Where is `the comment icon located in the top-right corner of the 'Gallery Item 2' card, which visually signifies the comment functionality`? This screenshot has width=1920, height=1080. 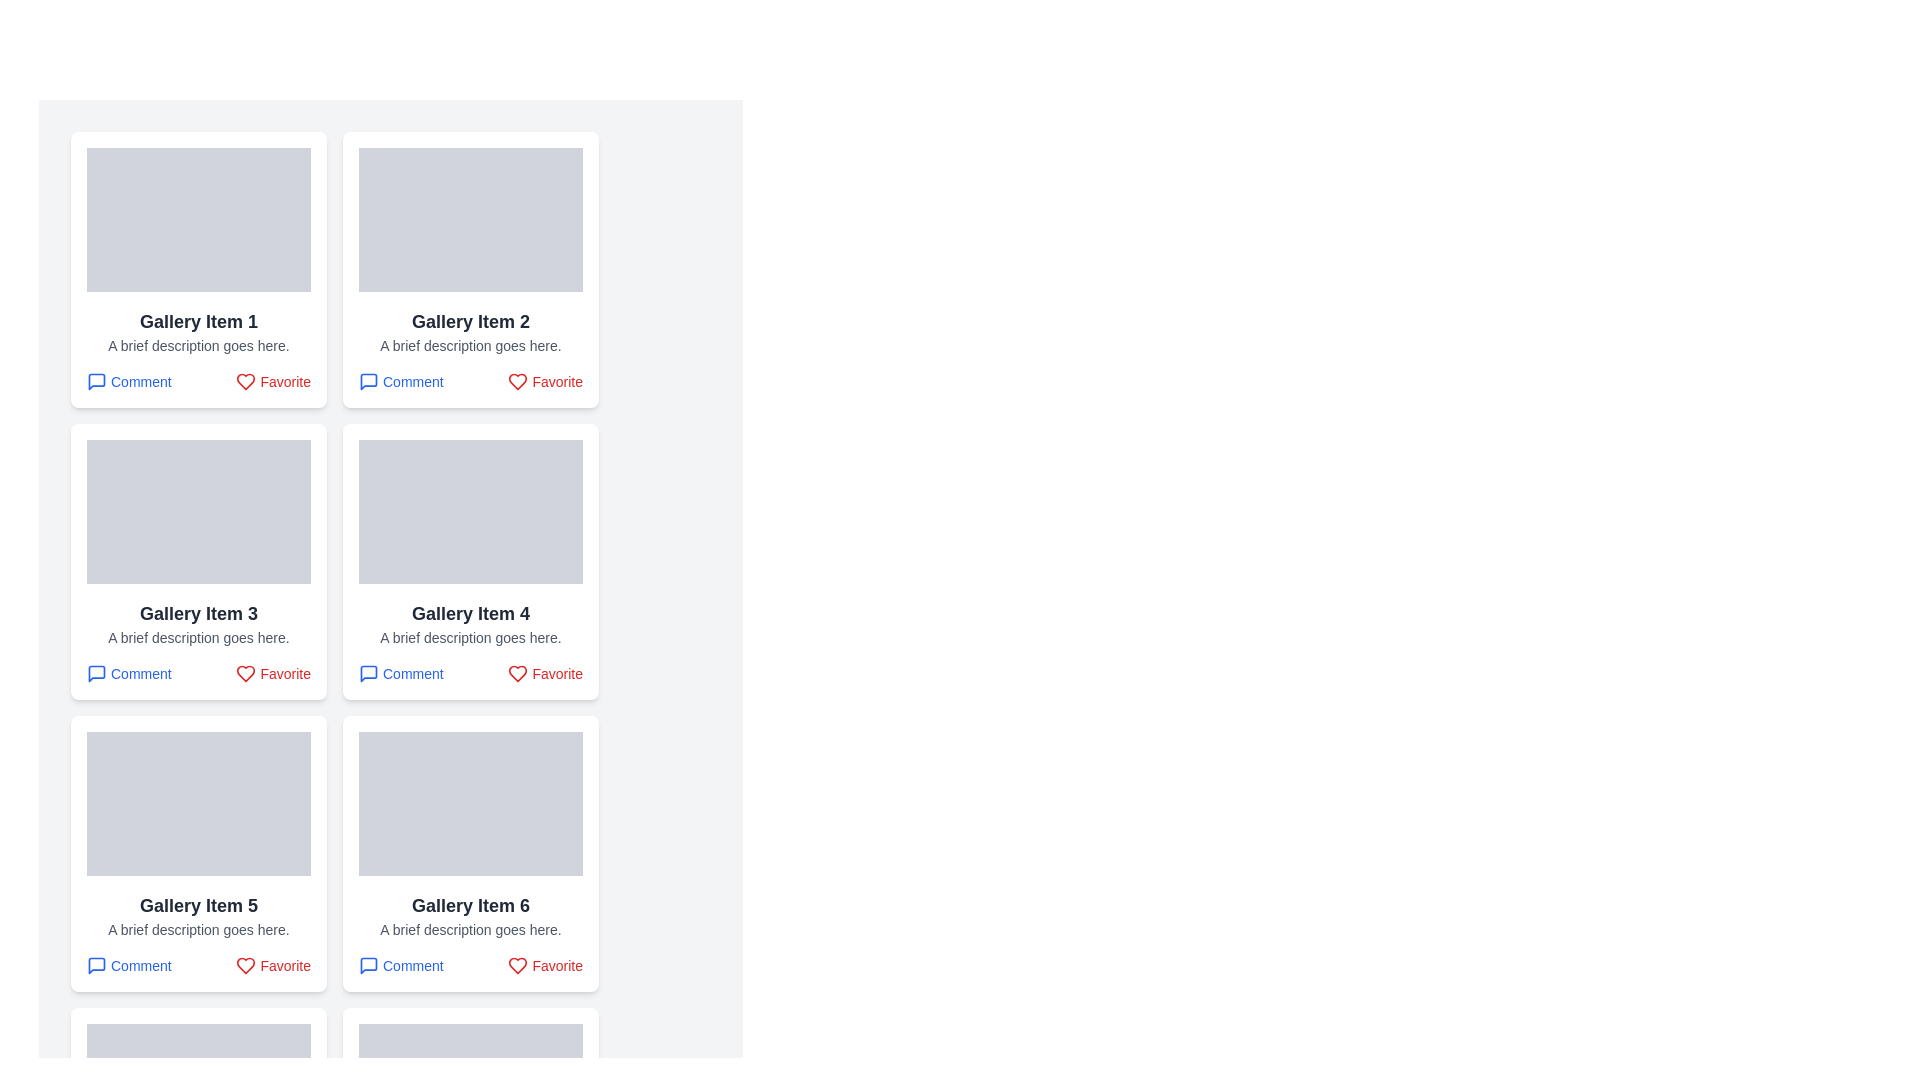 the comment icon located in the top-right corner of the 'Gallery Item 2' card, which visually signifies the comment functionality is located at coordinates (369, 381).